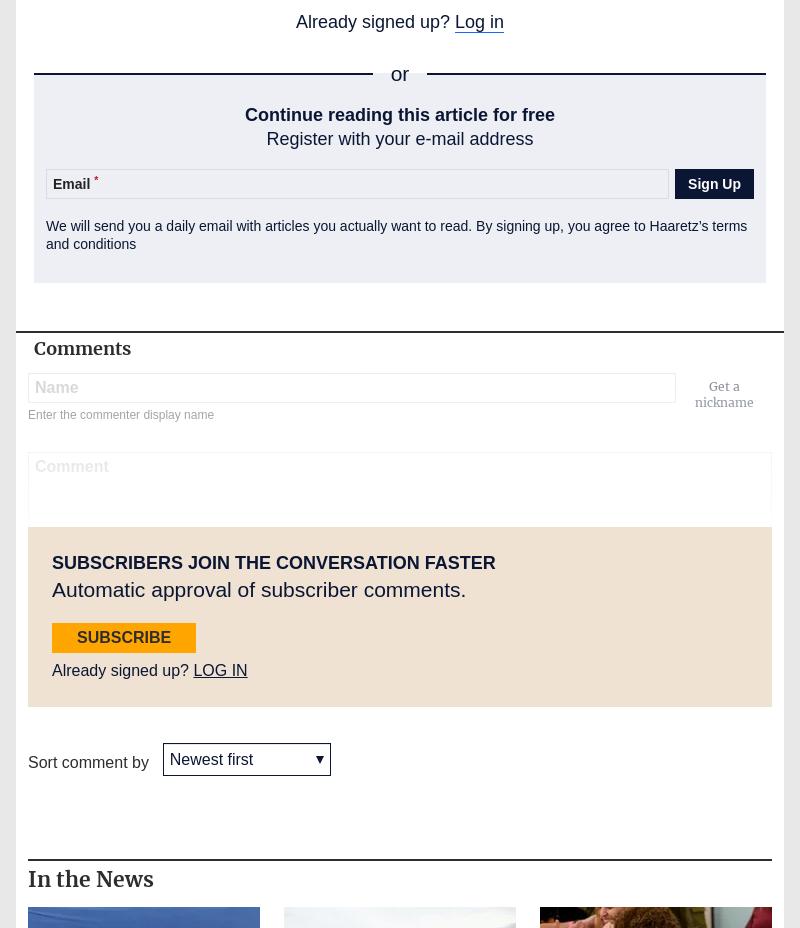 This screenshot has height=928, width=800. Describe the element at coordinates (398, 137) in the screenshot. I see `'Register with your e-mail address'` at that location.